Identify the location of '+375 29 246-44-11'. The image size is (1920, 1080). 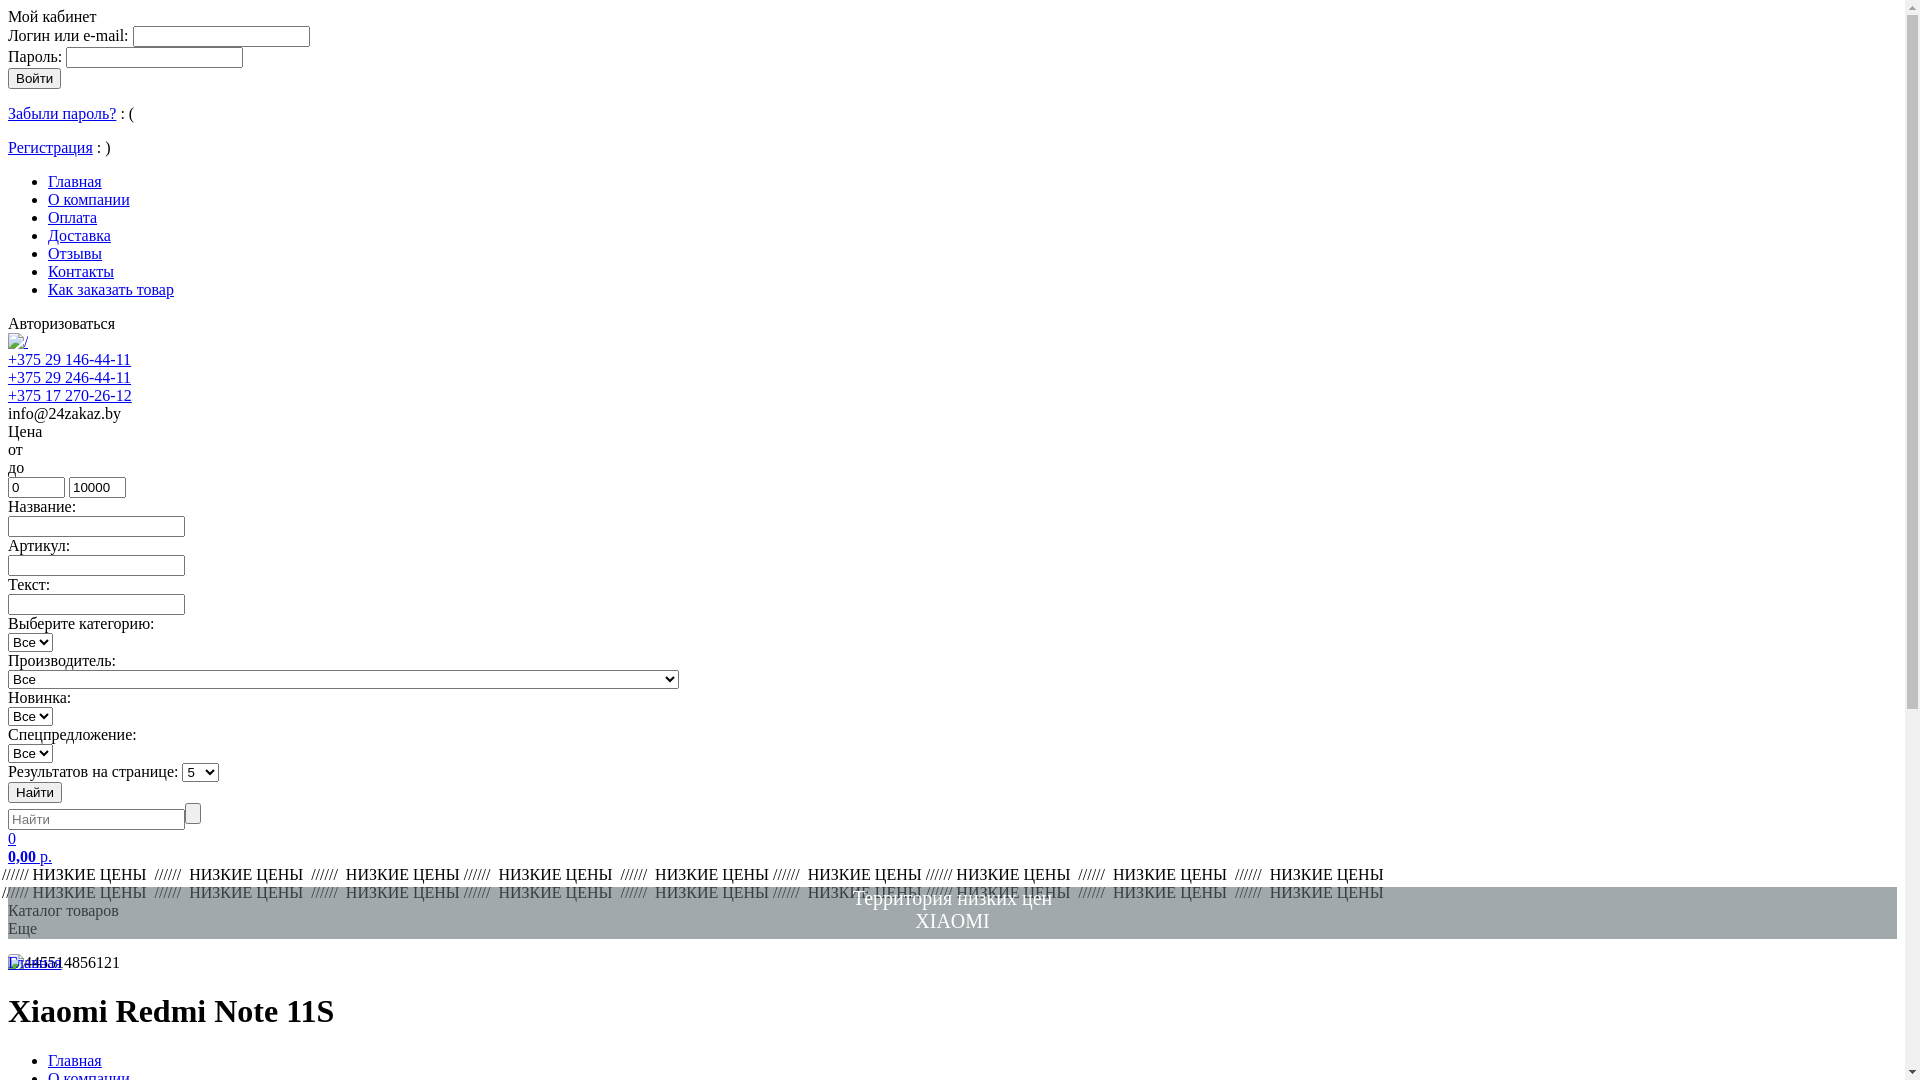
(69, 377).